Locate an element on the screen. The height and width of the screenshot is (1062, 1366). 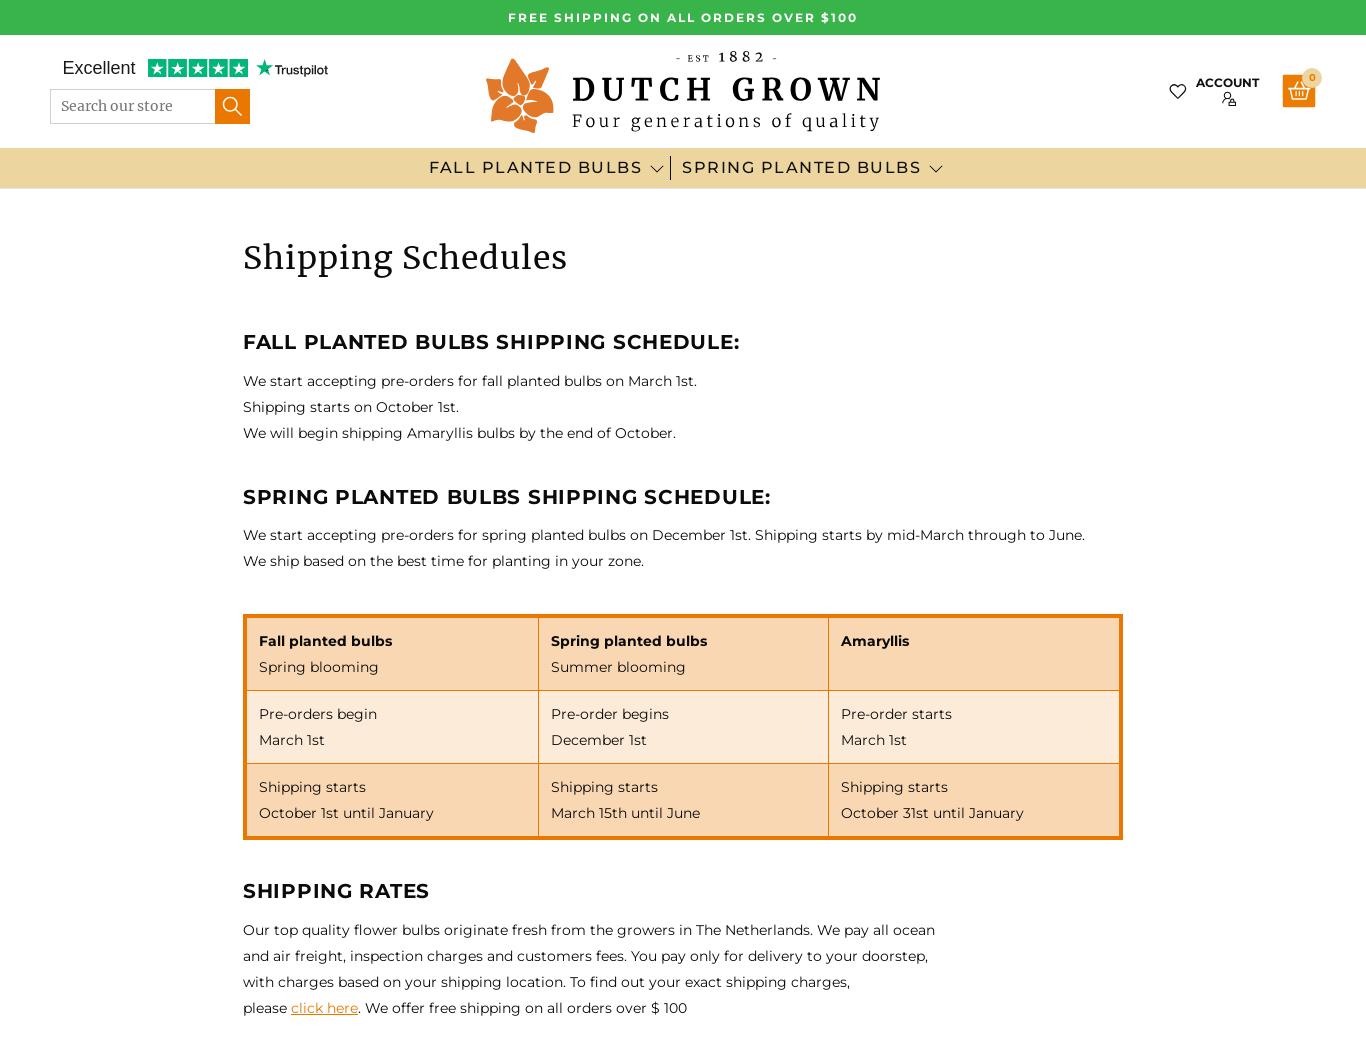
'Shipping Schedules' is located at coordinates (243, 257).